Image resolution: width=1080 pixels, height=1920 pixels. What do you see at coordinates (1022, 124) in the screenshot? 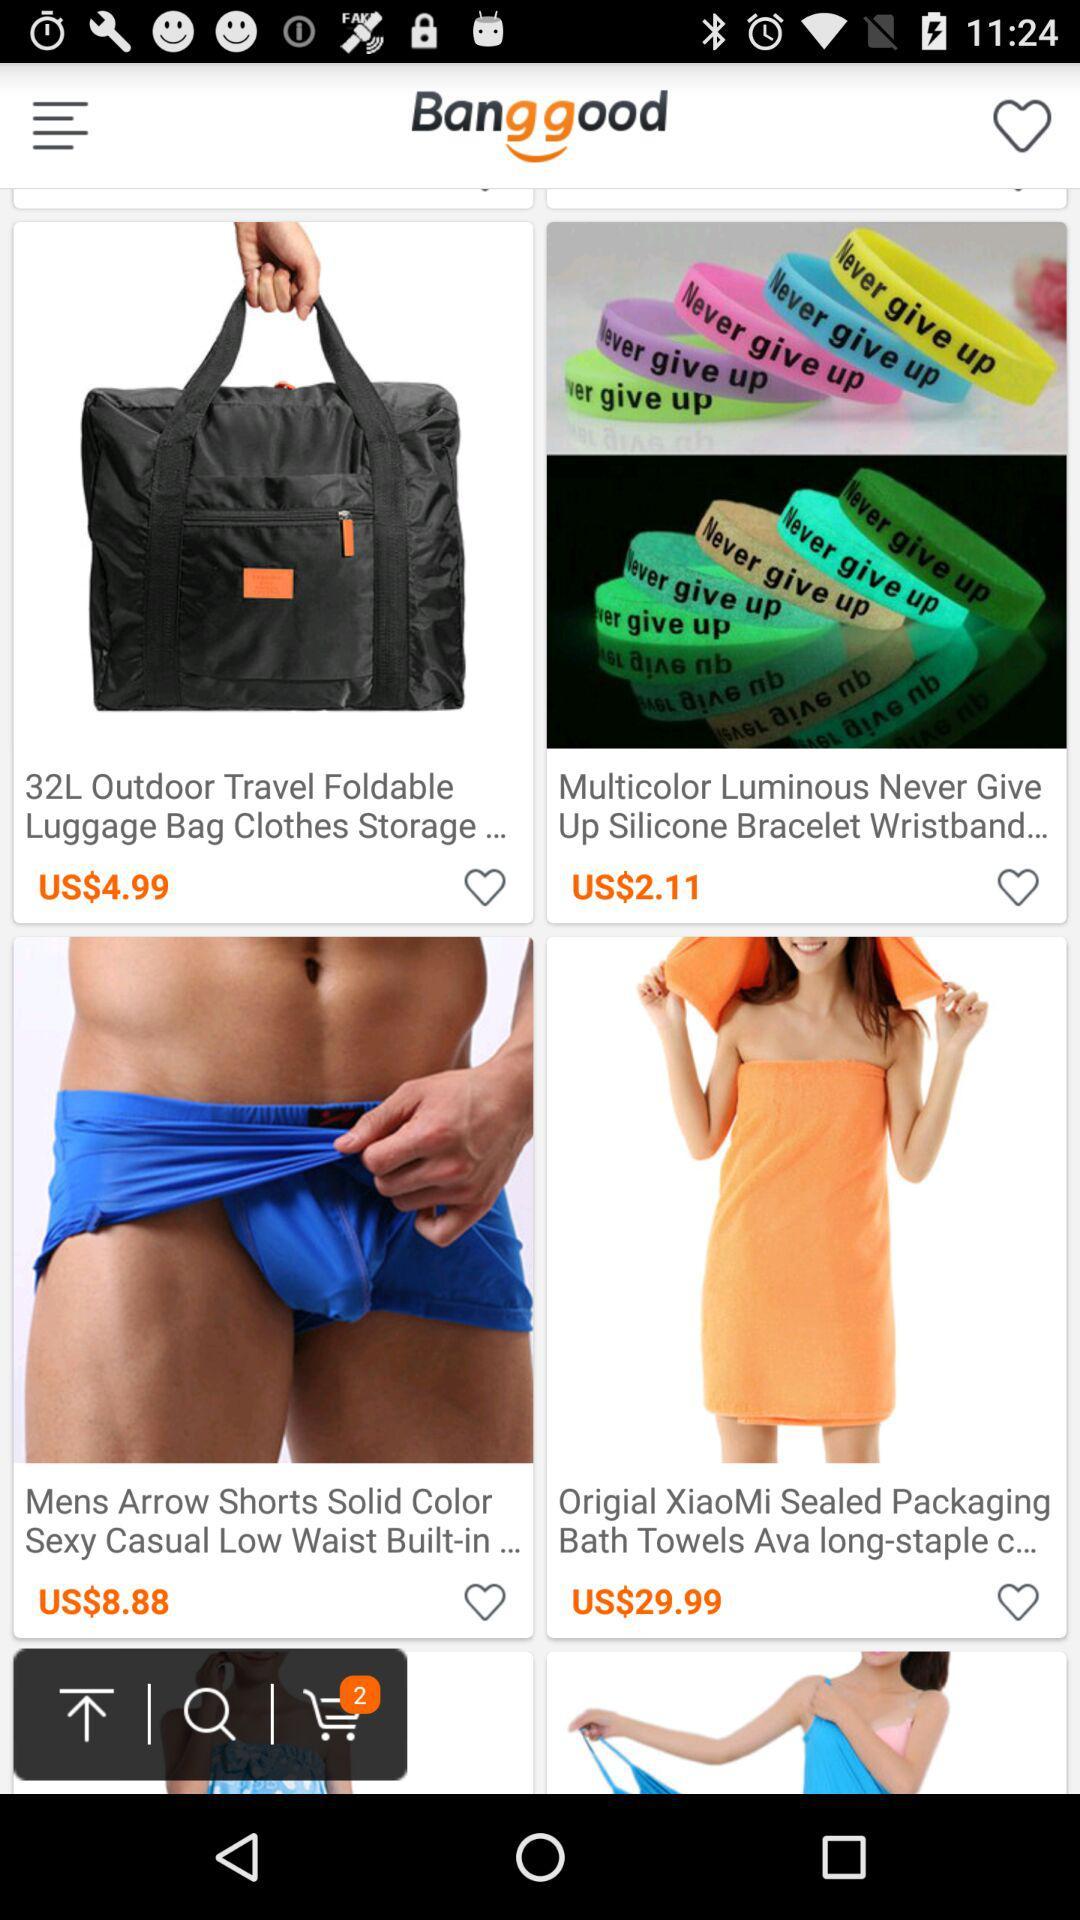
I see `the item to the right of the us$1.59 icon` at bounding box center [1022, 124].